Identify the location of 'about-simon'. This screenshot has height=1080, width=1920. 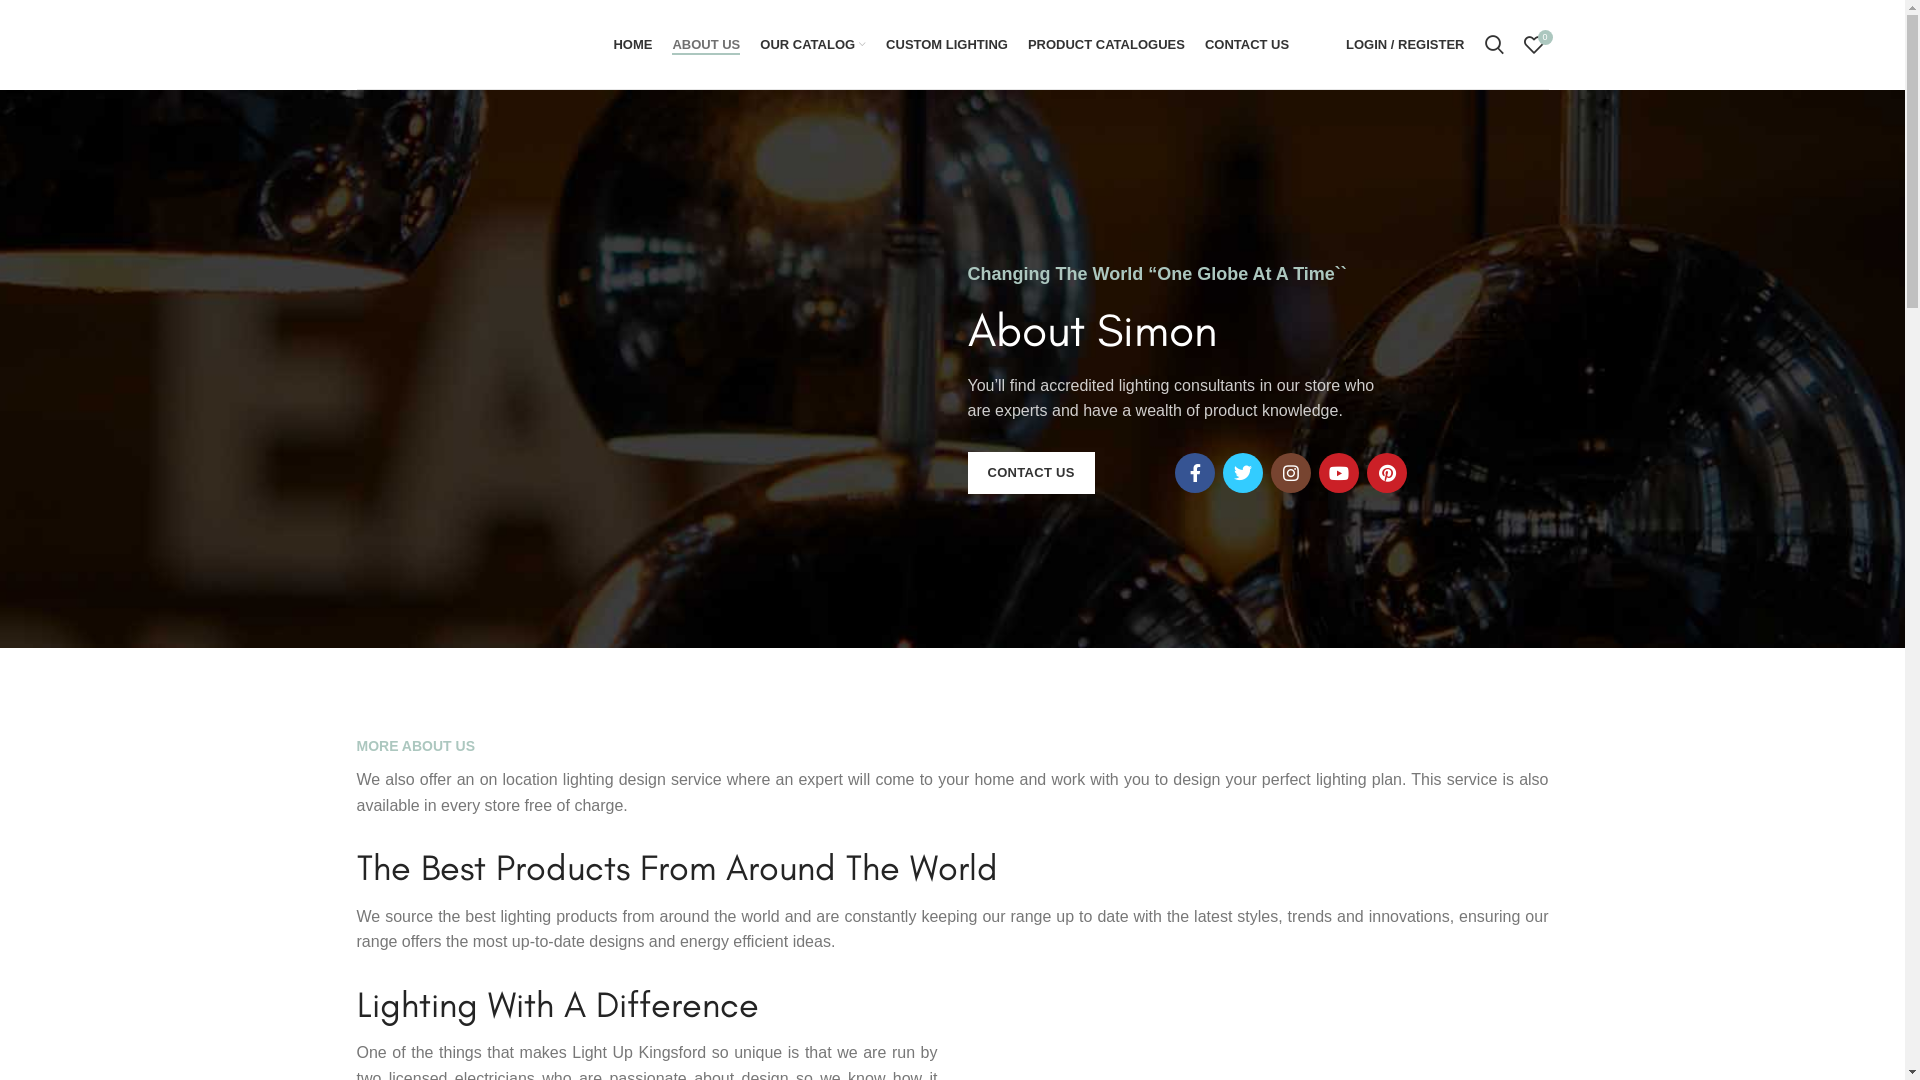
(771, 378).